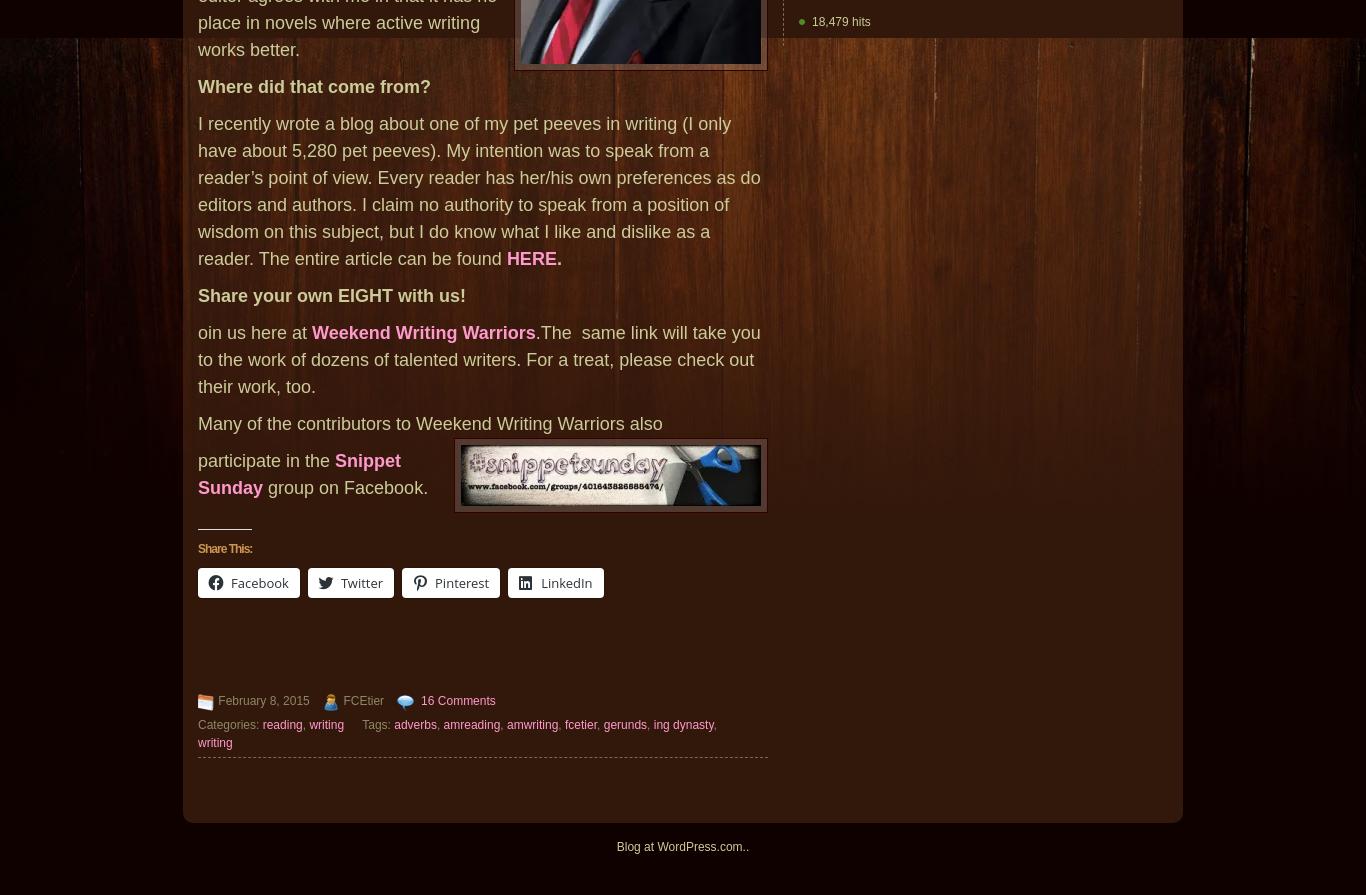 Image resolution: width=1366 pixels, height=895 pixels. What do you see at coordinates (360, 582) in the screenshot?
I see `'Twitter'` at bounding box center [360, 582].